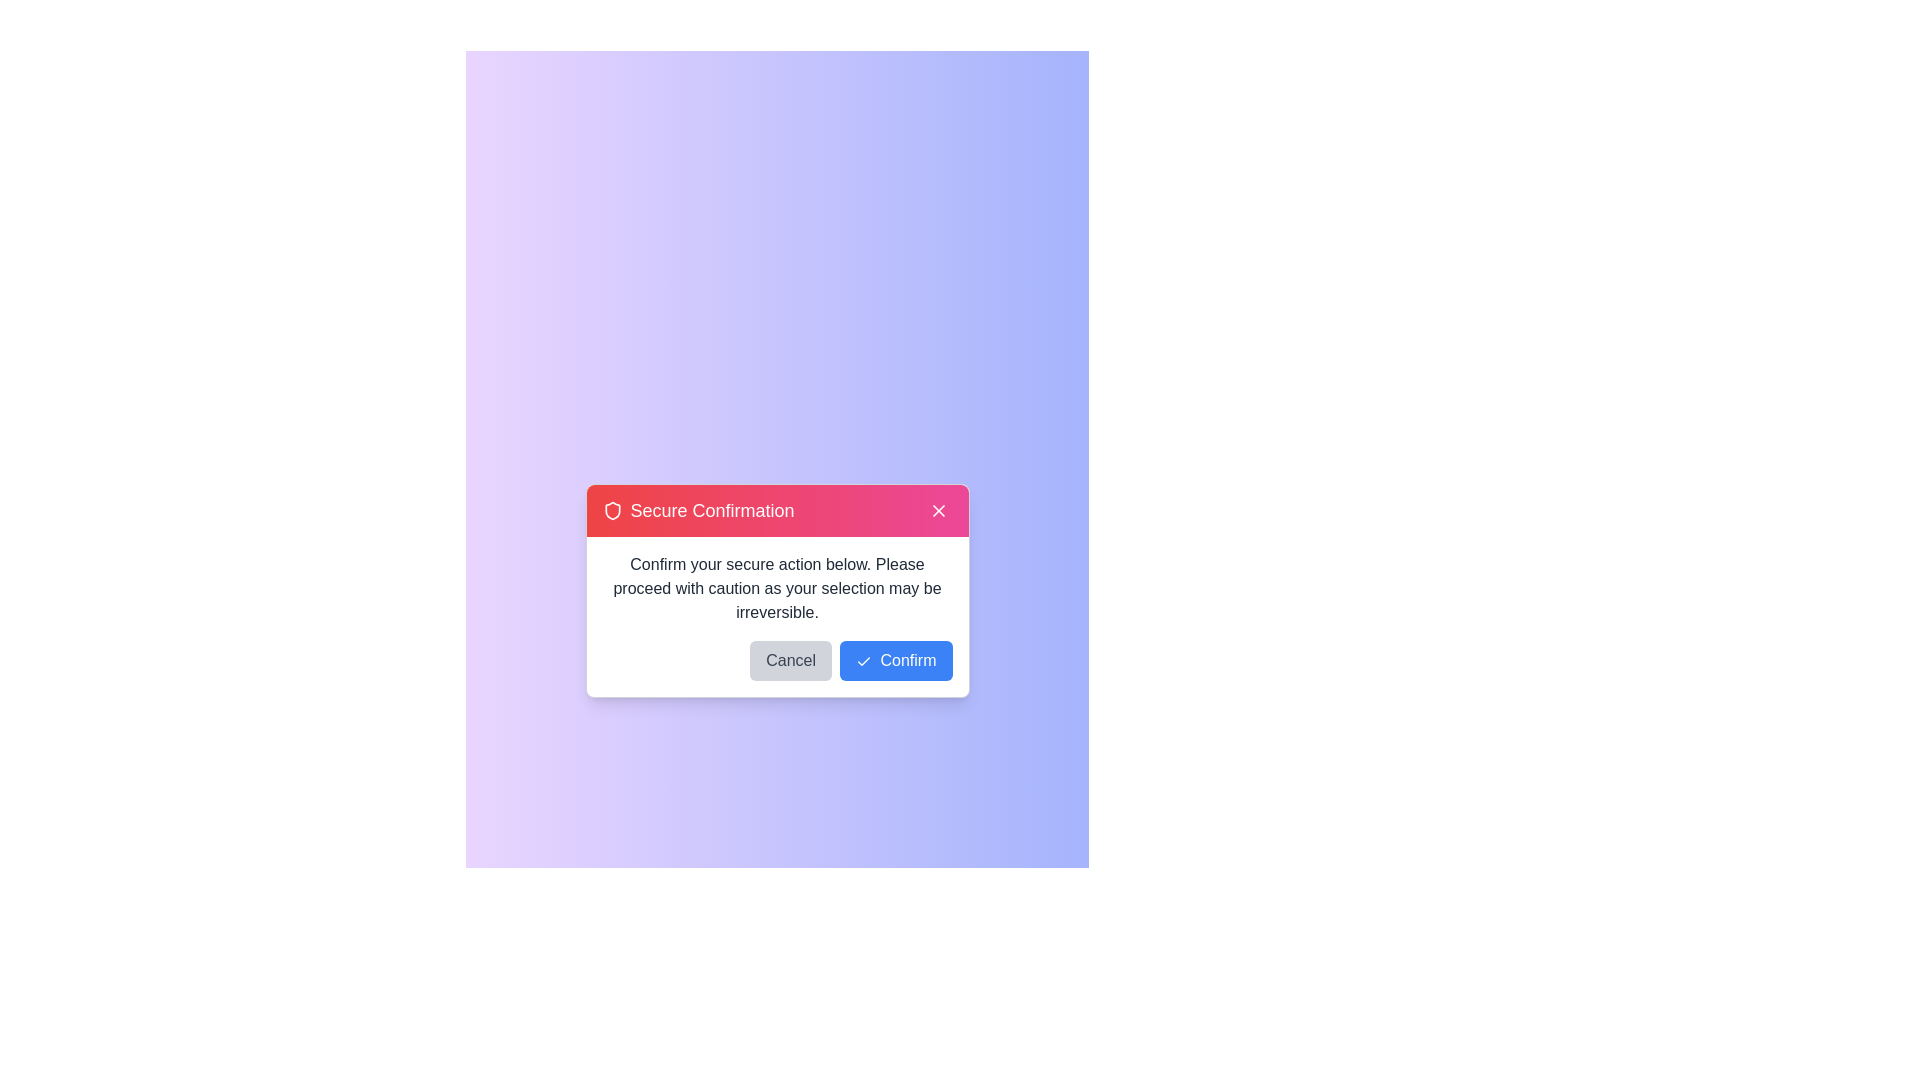 The image size is (1920, 1080). Describe the element at coordinates (776, 588) in the screenshot. I see `the informational text block displaying a warning message in the 'Secure Confirmation' modal, which is centered and styled with a serif font` at that location.